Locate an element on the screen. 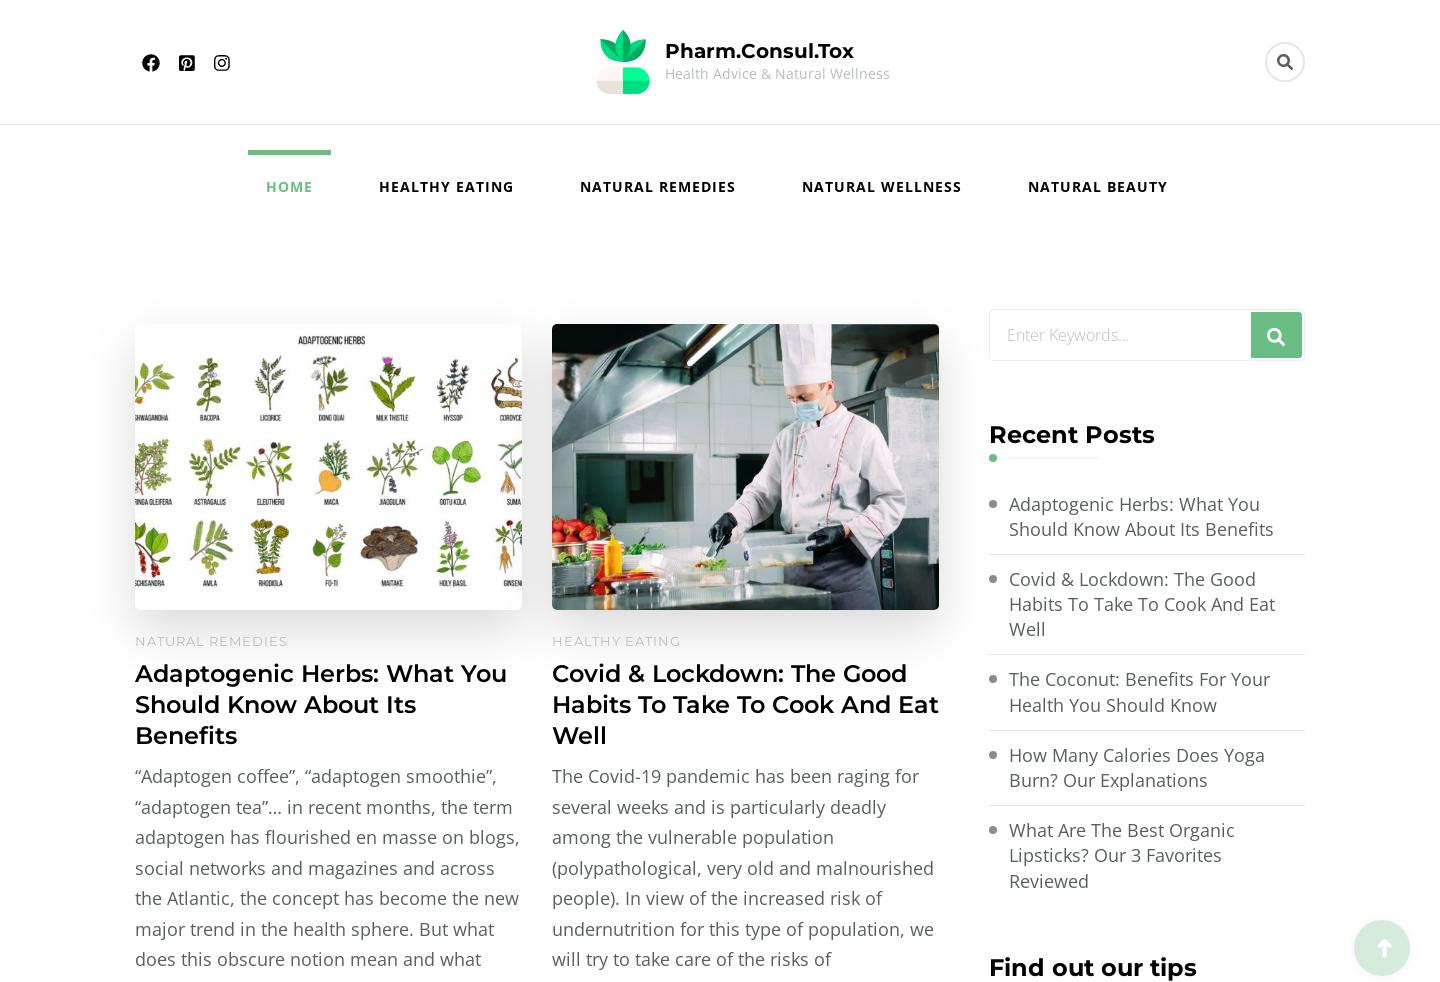  'Pharm.Consul.Tox' is located at coordinates (758, 49).